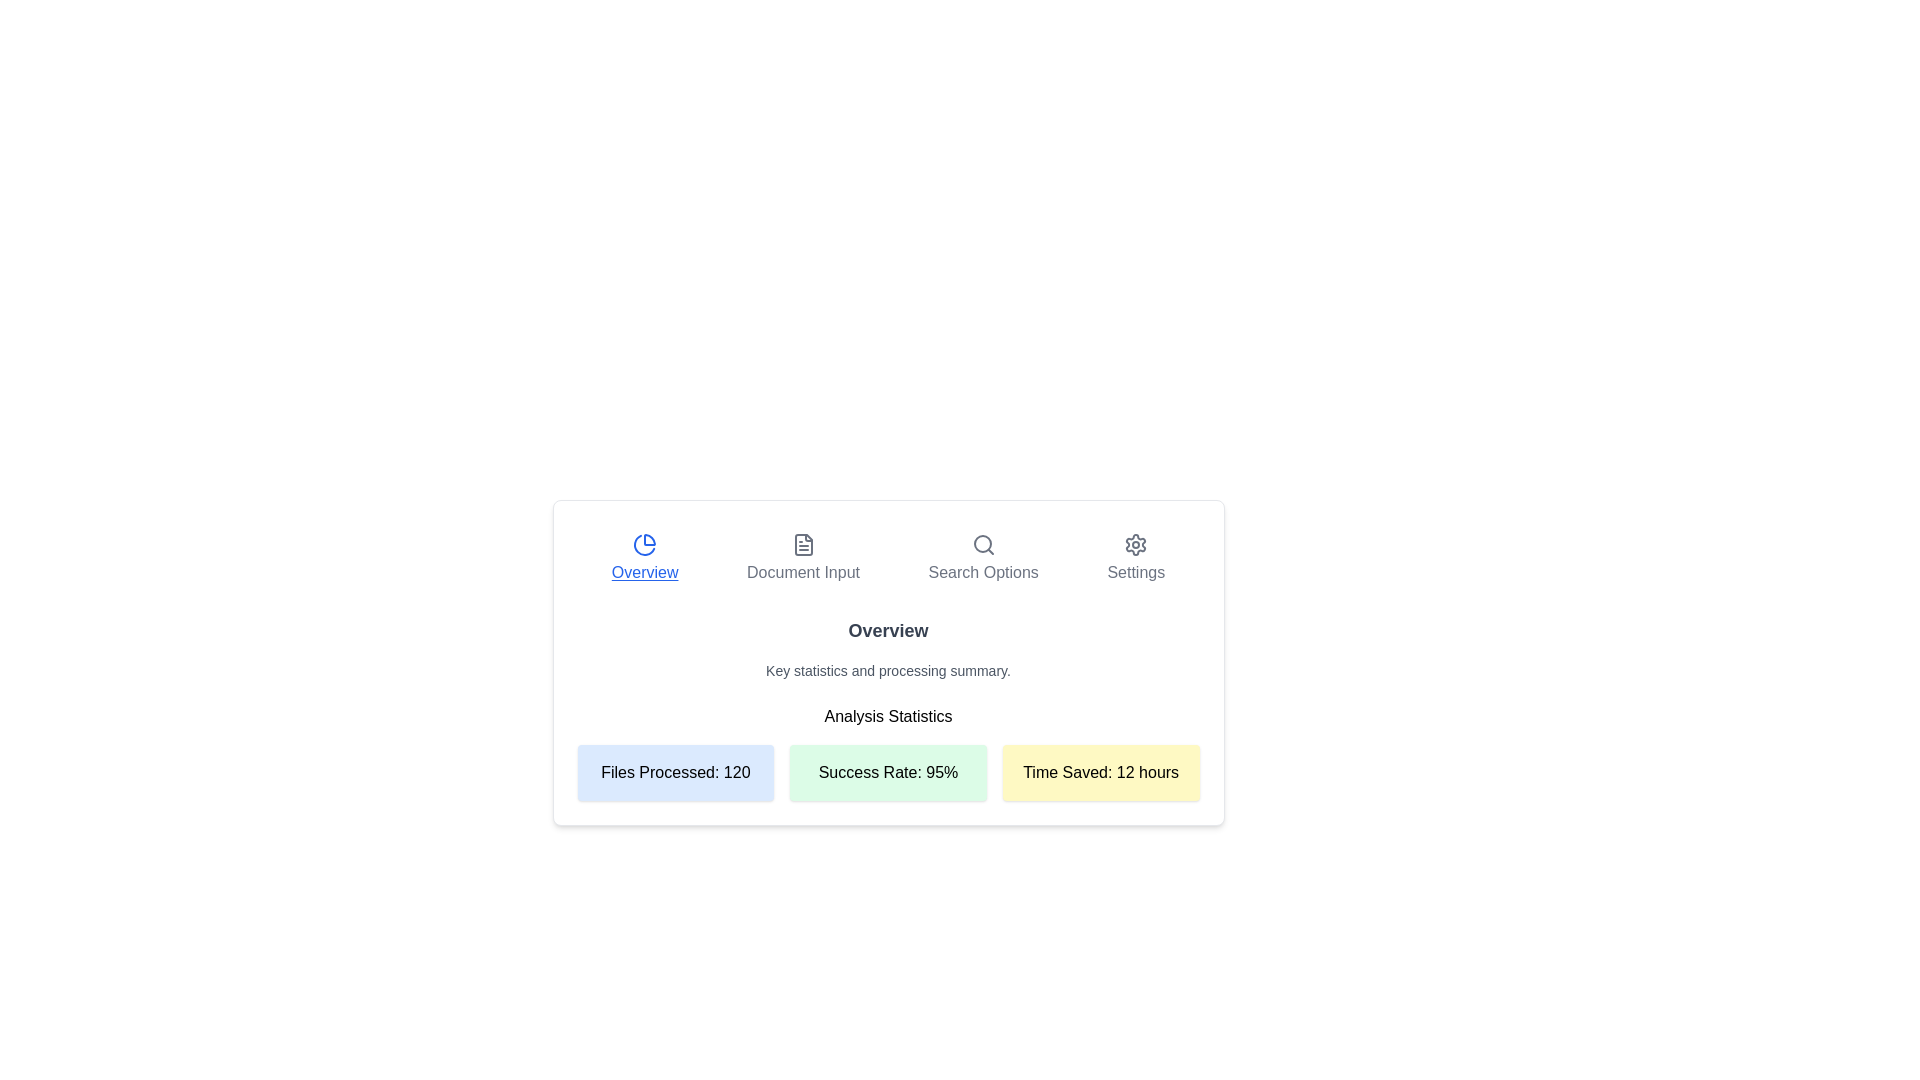 The height and width of the screenshot is (1080, 1920). Describe the element at coordinates (803, 544) in the screenshot. I see `the document icon located in the navigation bar under the label 'Document Input' to interact with its associated functionality` at that location.